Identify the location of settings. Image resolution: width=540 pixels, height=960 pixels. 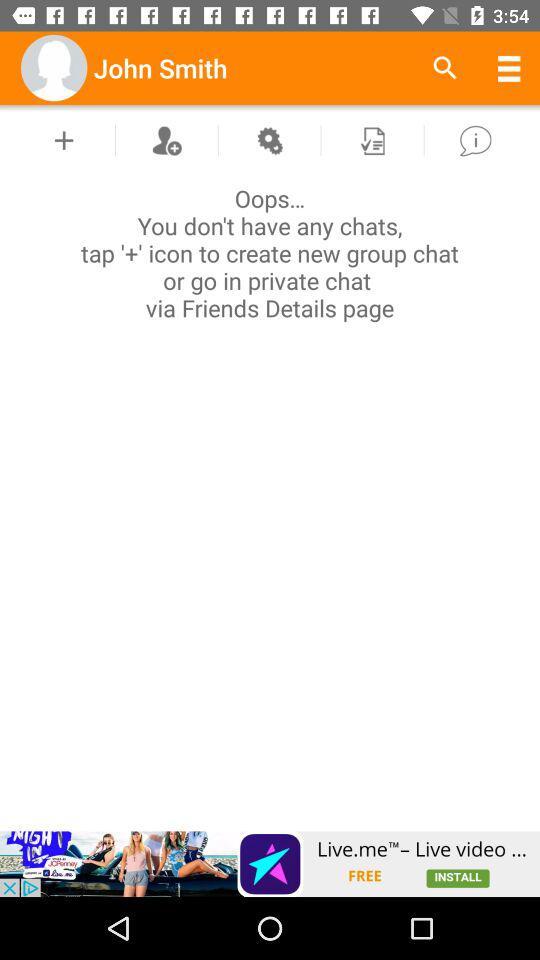
(269, 139).